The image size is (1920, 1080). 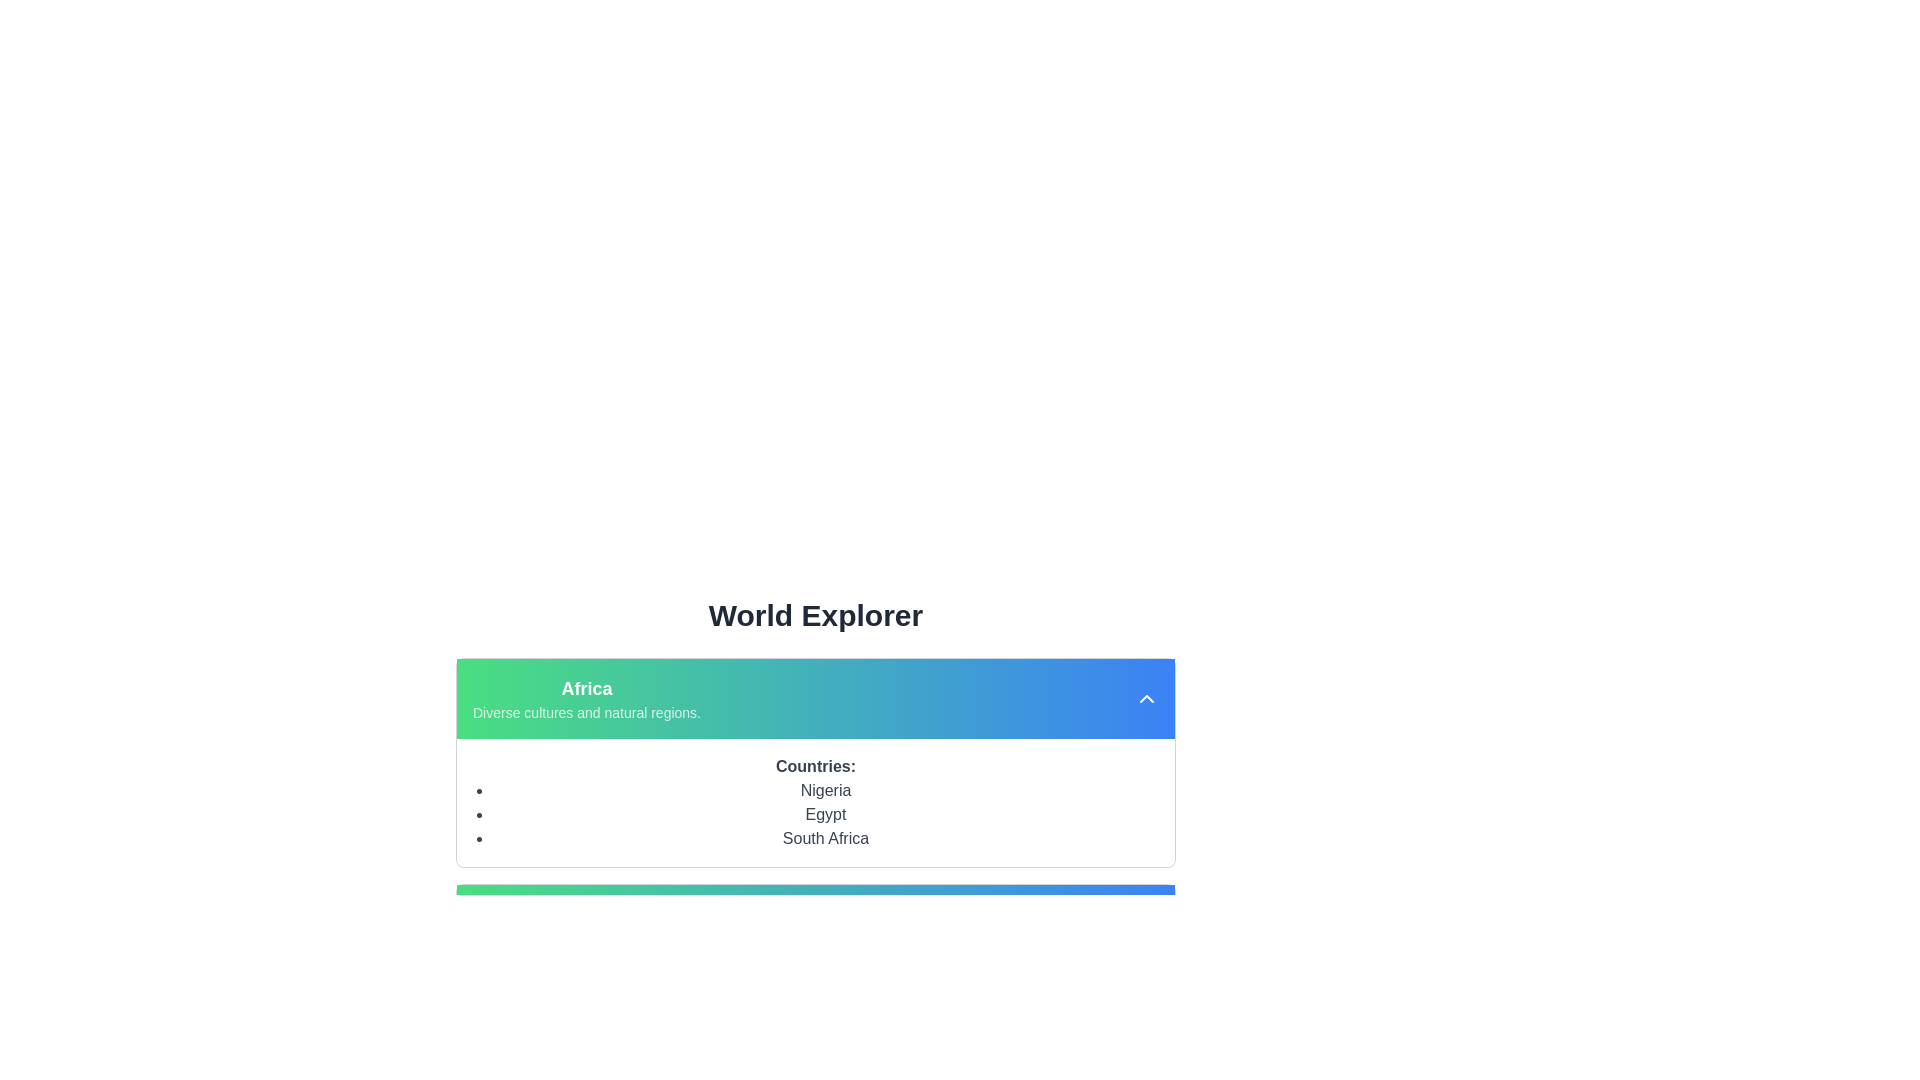 I want to click on the Informational Card titled 'Africa', so click(x=816, y=859).